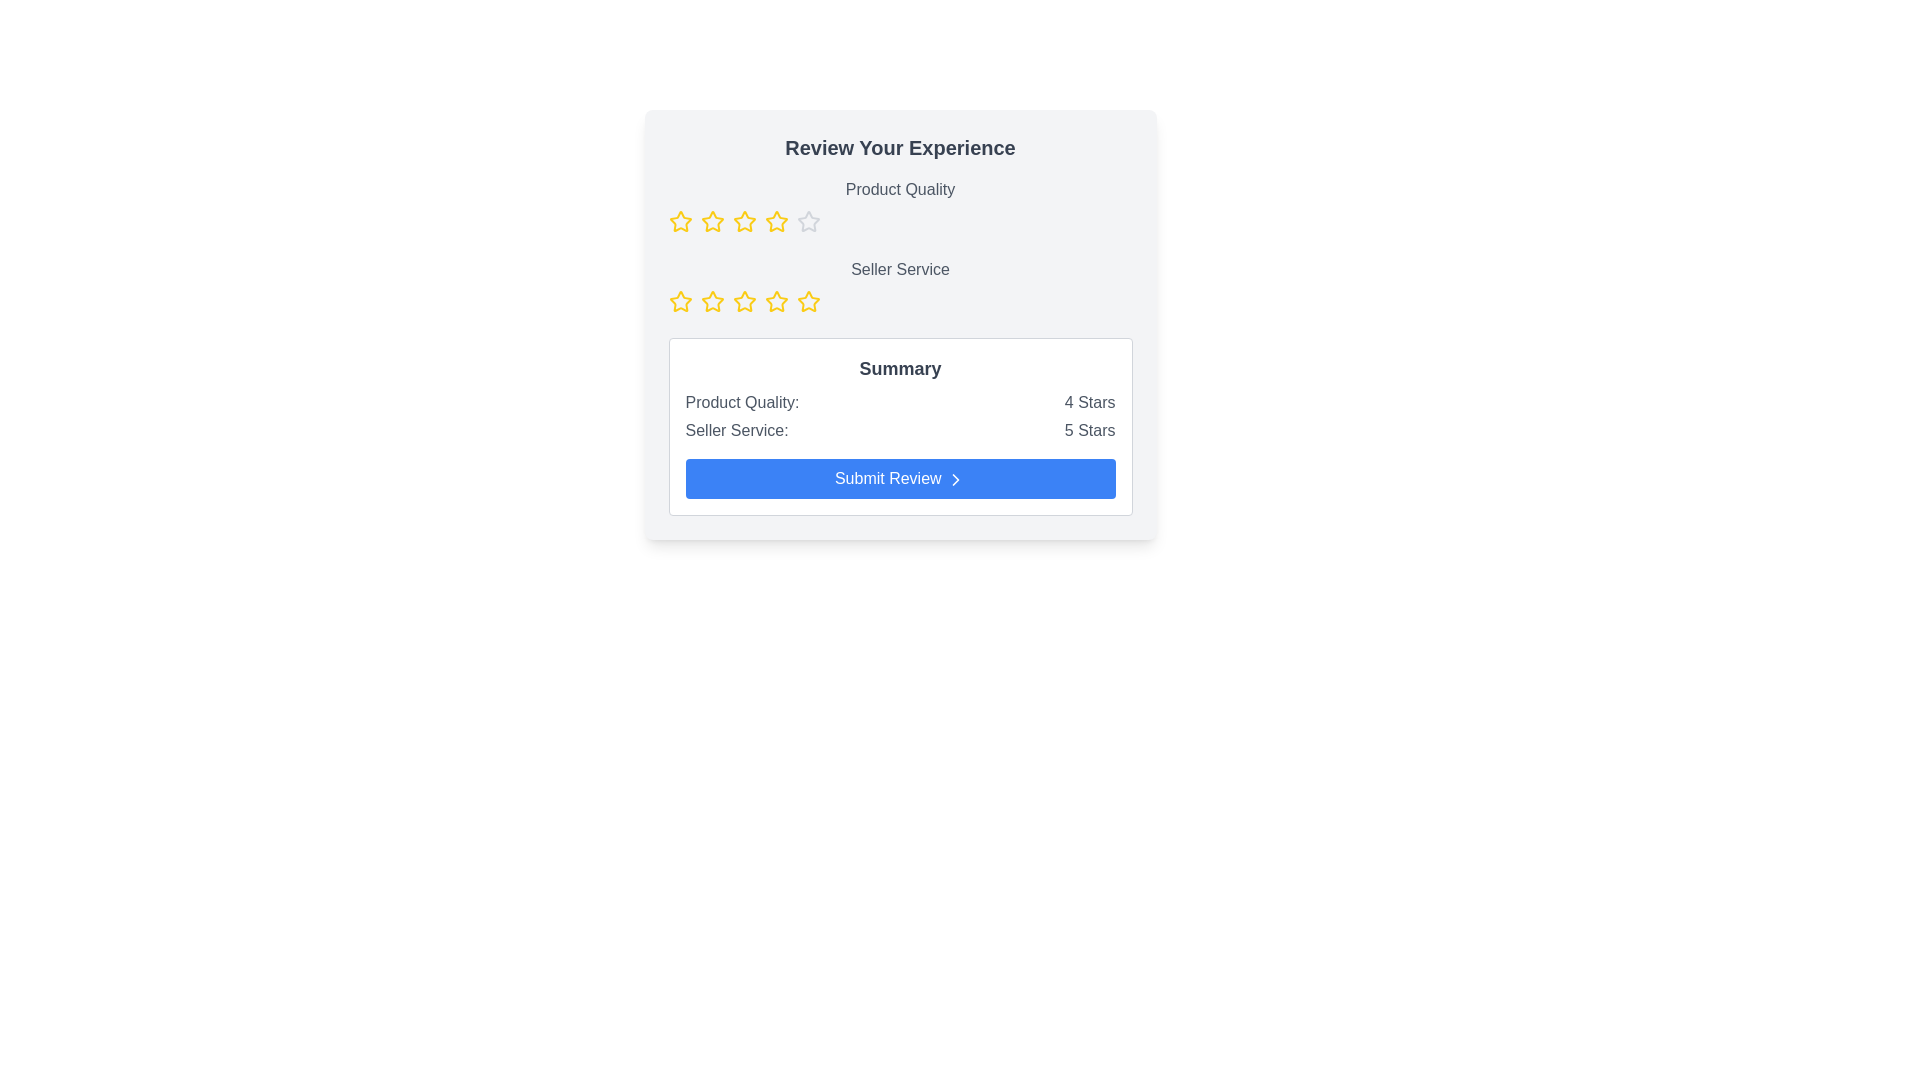  What do you see at coordinates (899, 222) in the screenshot?
I see `across the stars in the 'Product Quality' rating component` at bounding box center [899, 222].